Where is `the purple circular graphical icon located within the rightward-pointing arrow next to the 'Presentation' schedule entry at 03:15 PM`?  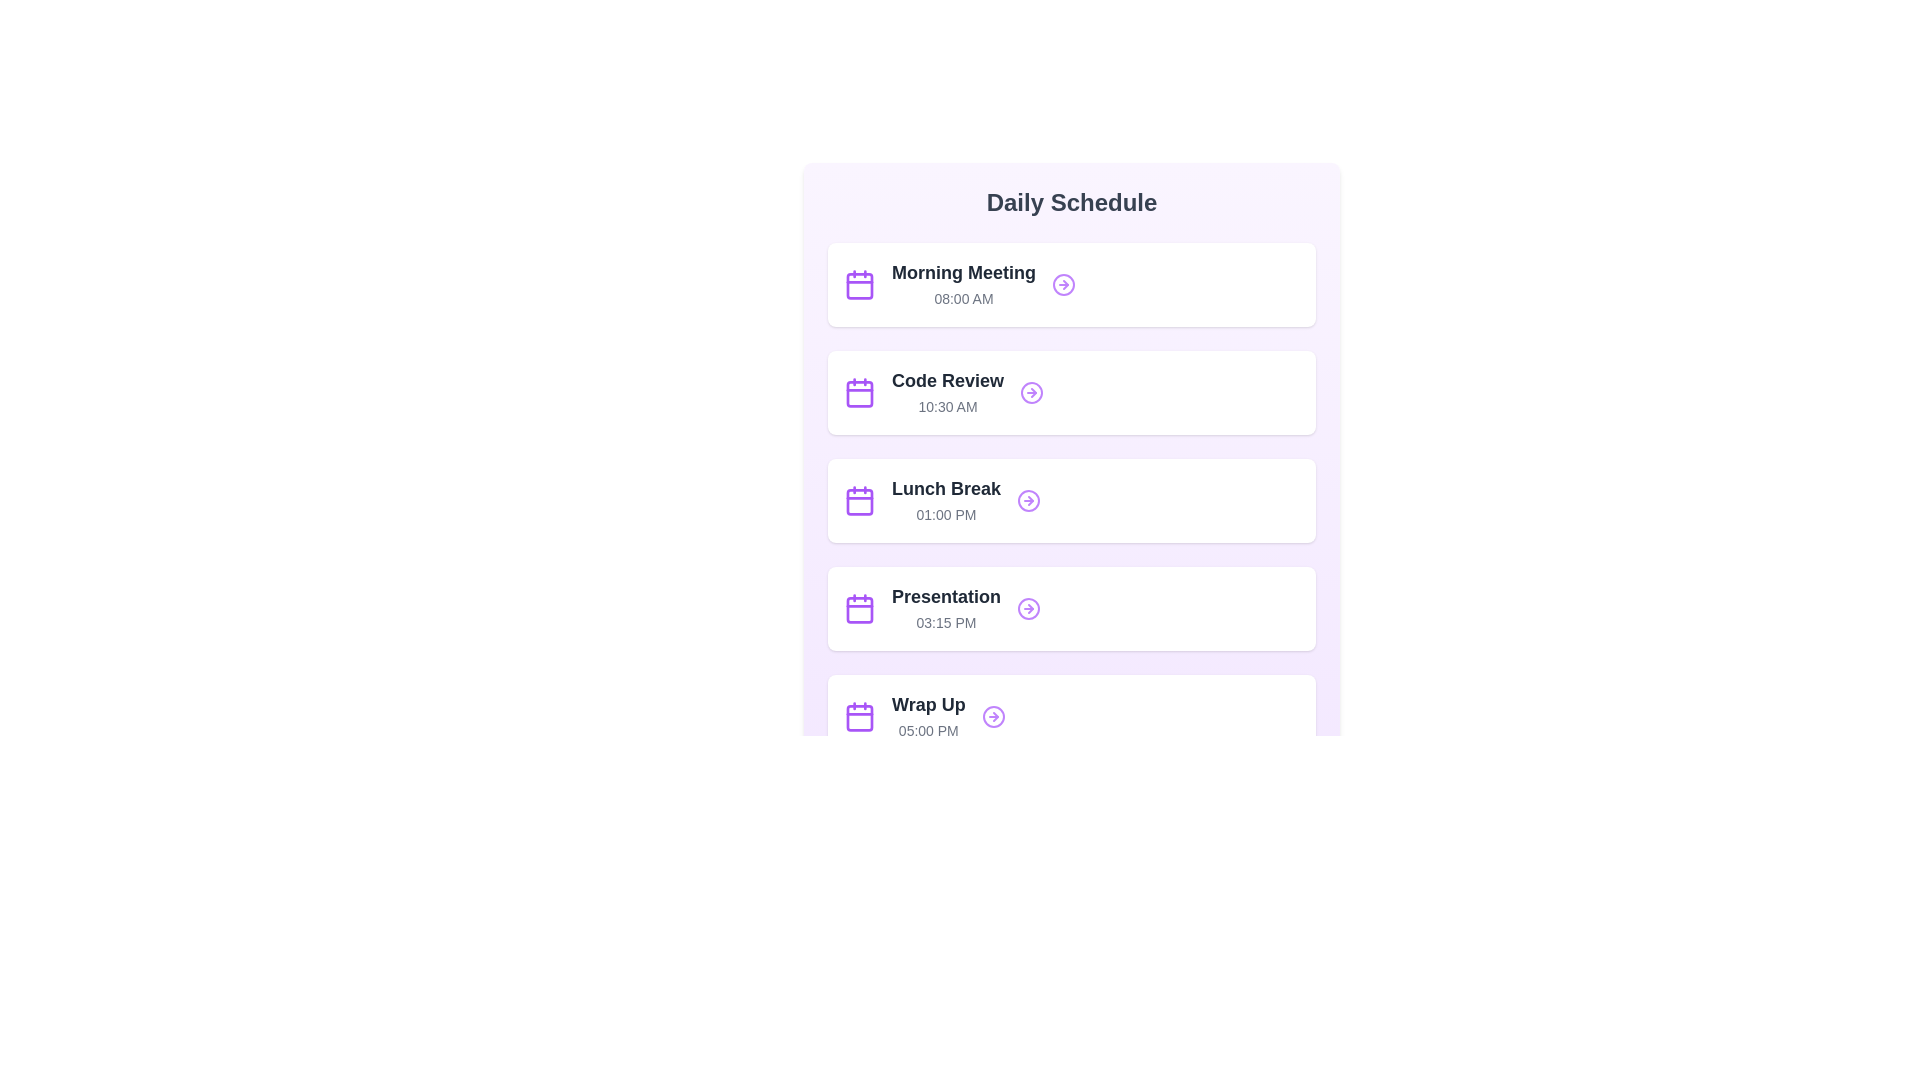 the purple circular graphical icon located within the rightward-pointing arrow next to the 'Presentation' schedule entry at 03:15 PM is located at coordinates (1029, 608).